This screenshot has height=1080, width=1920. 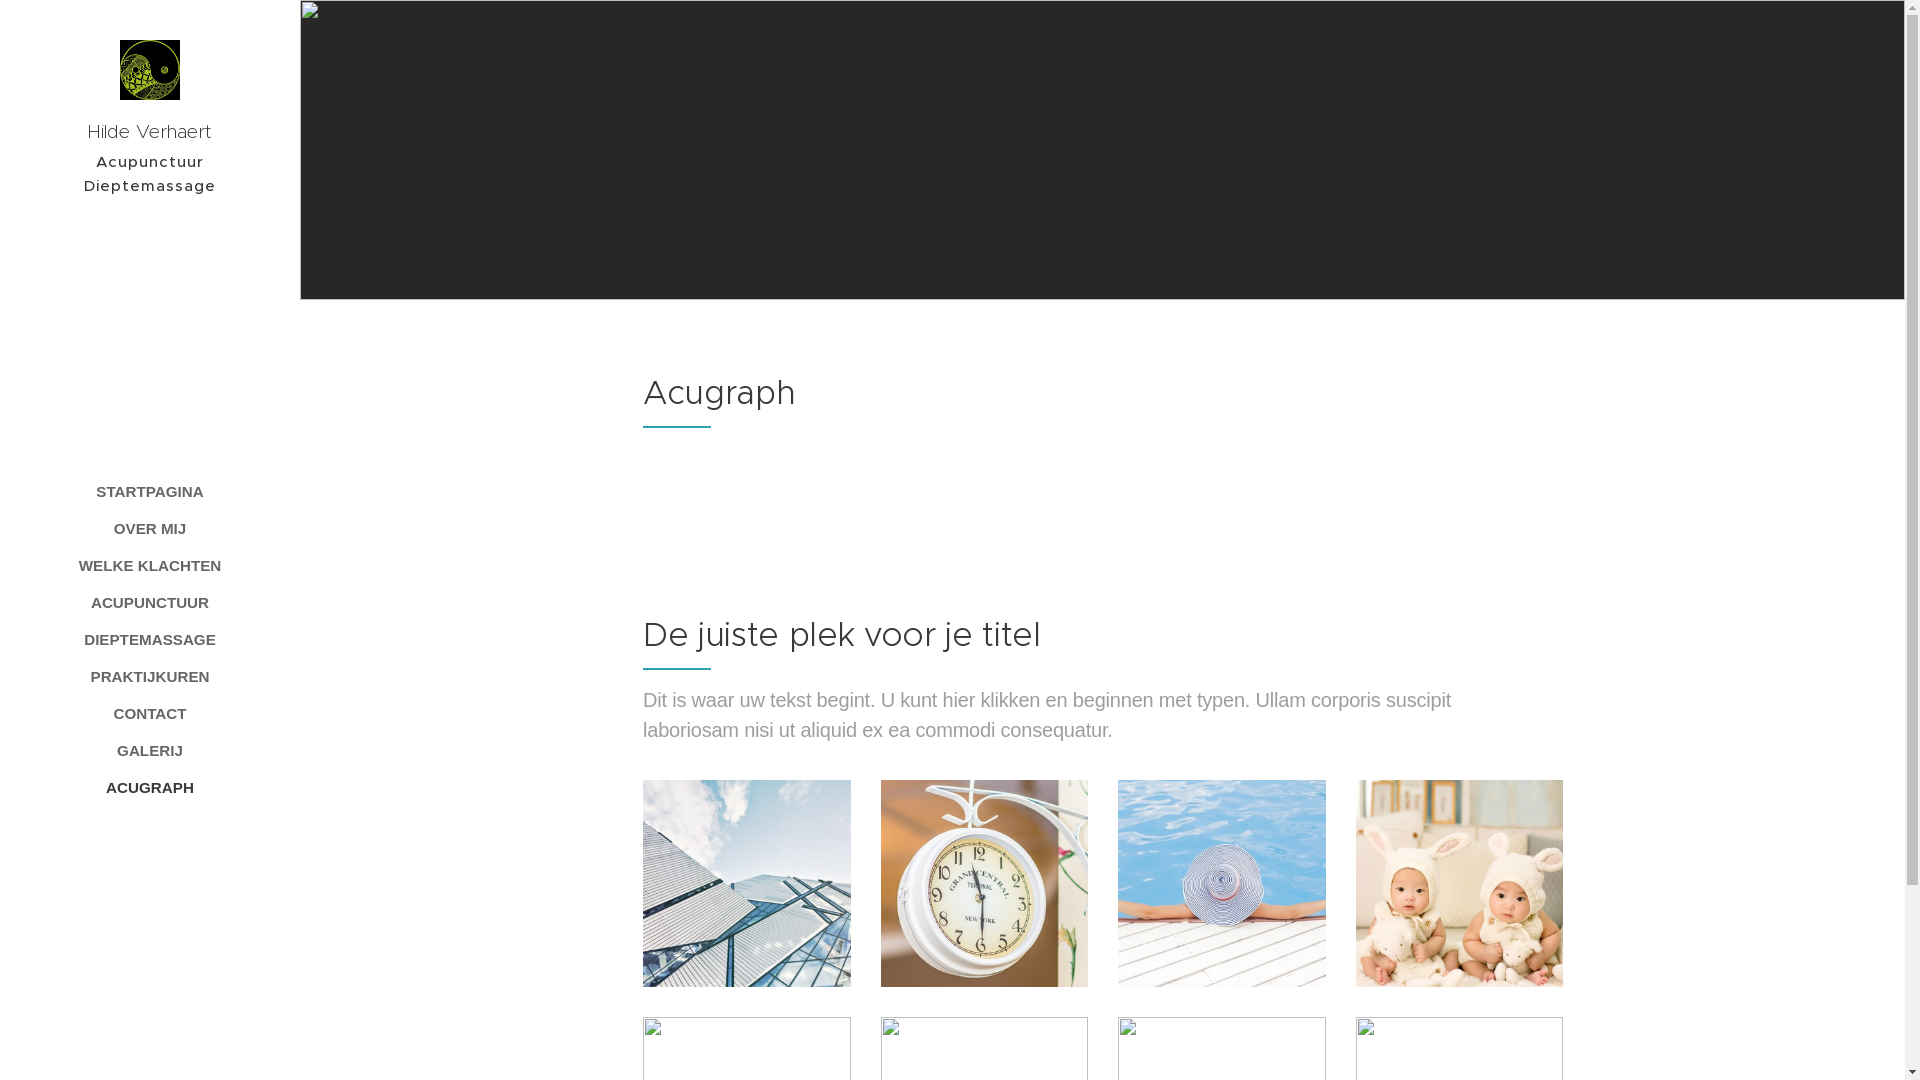 What do you see at coordinates (5, 675) in the screenshot?
I see `'PRAKTIJKUREN'` at bounding box center [5, 675].